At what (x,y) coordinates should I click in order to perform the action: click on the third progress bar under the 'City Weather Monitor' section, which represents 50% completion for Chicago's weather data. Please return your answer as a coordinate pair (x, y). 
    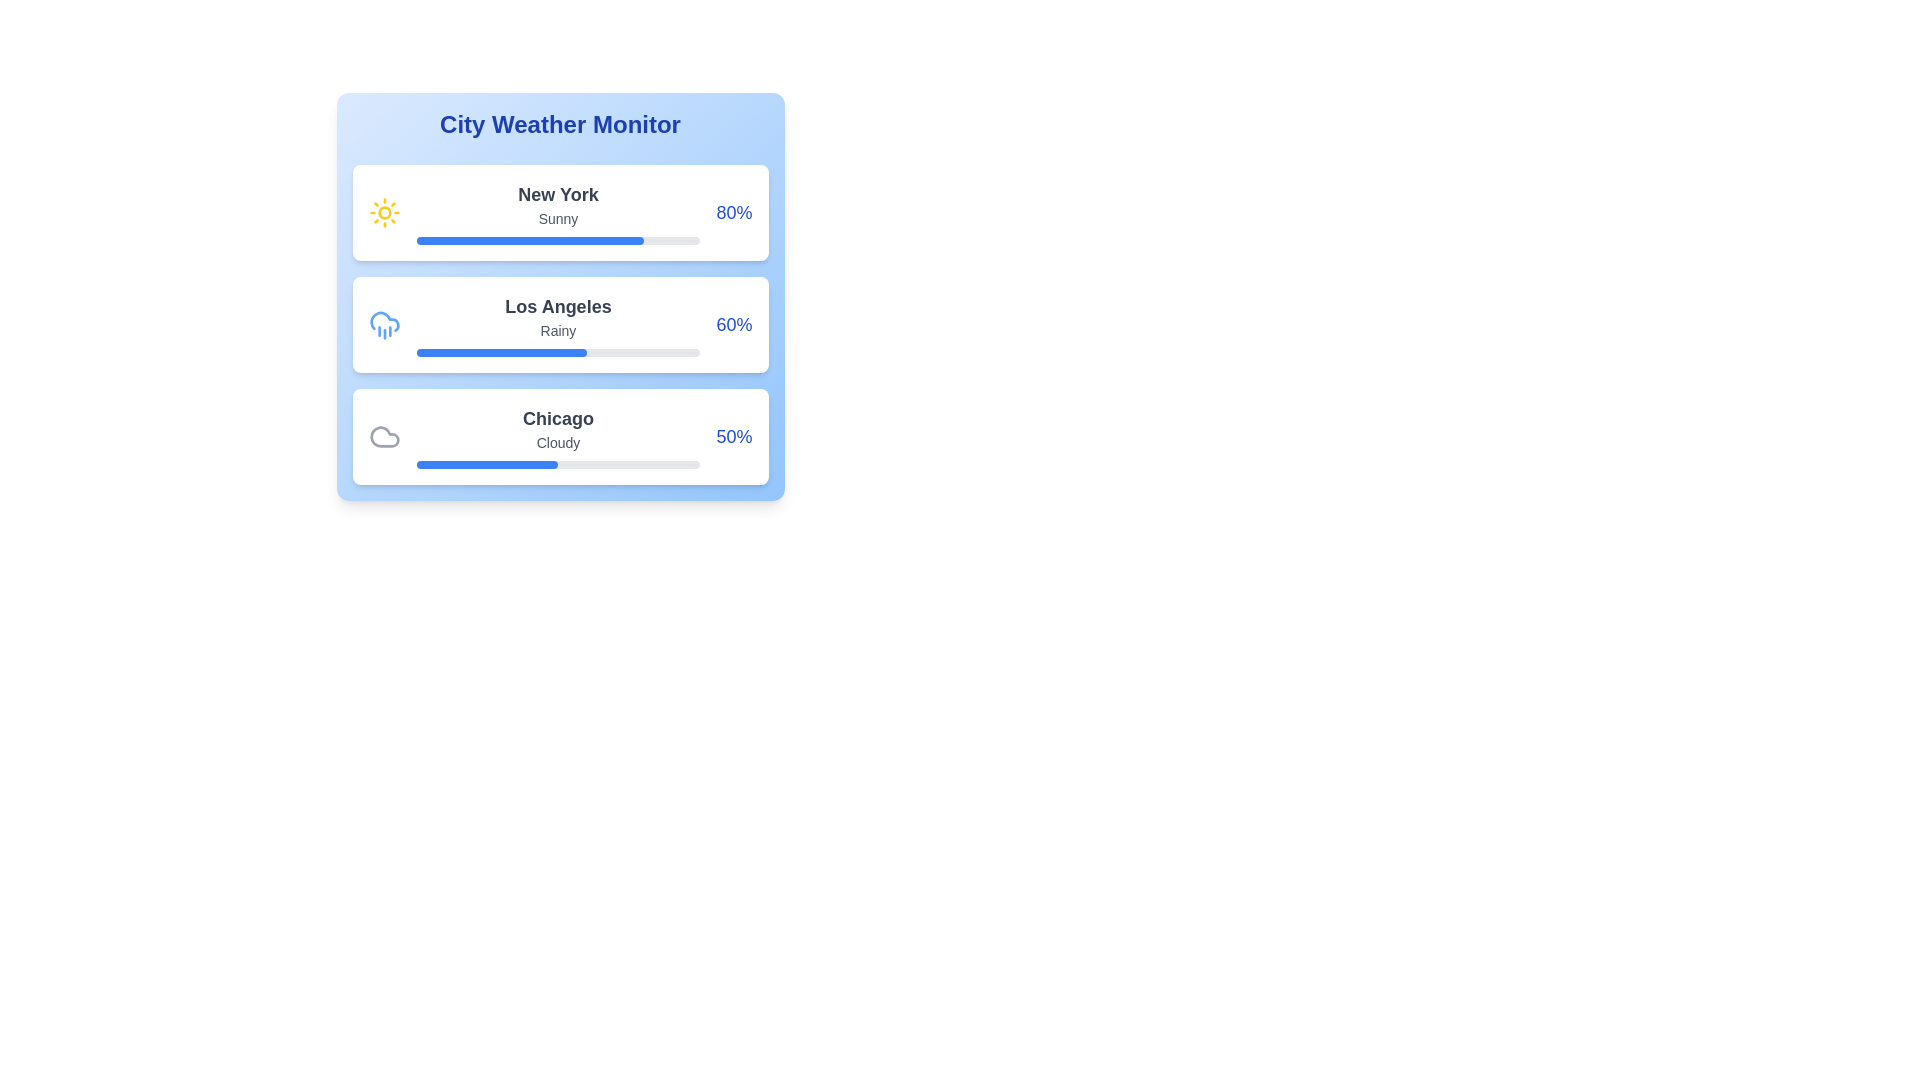
    Looking at the image, I should click on (558, 465).